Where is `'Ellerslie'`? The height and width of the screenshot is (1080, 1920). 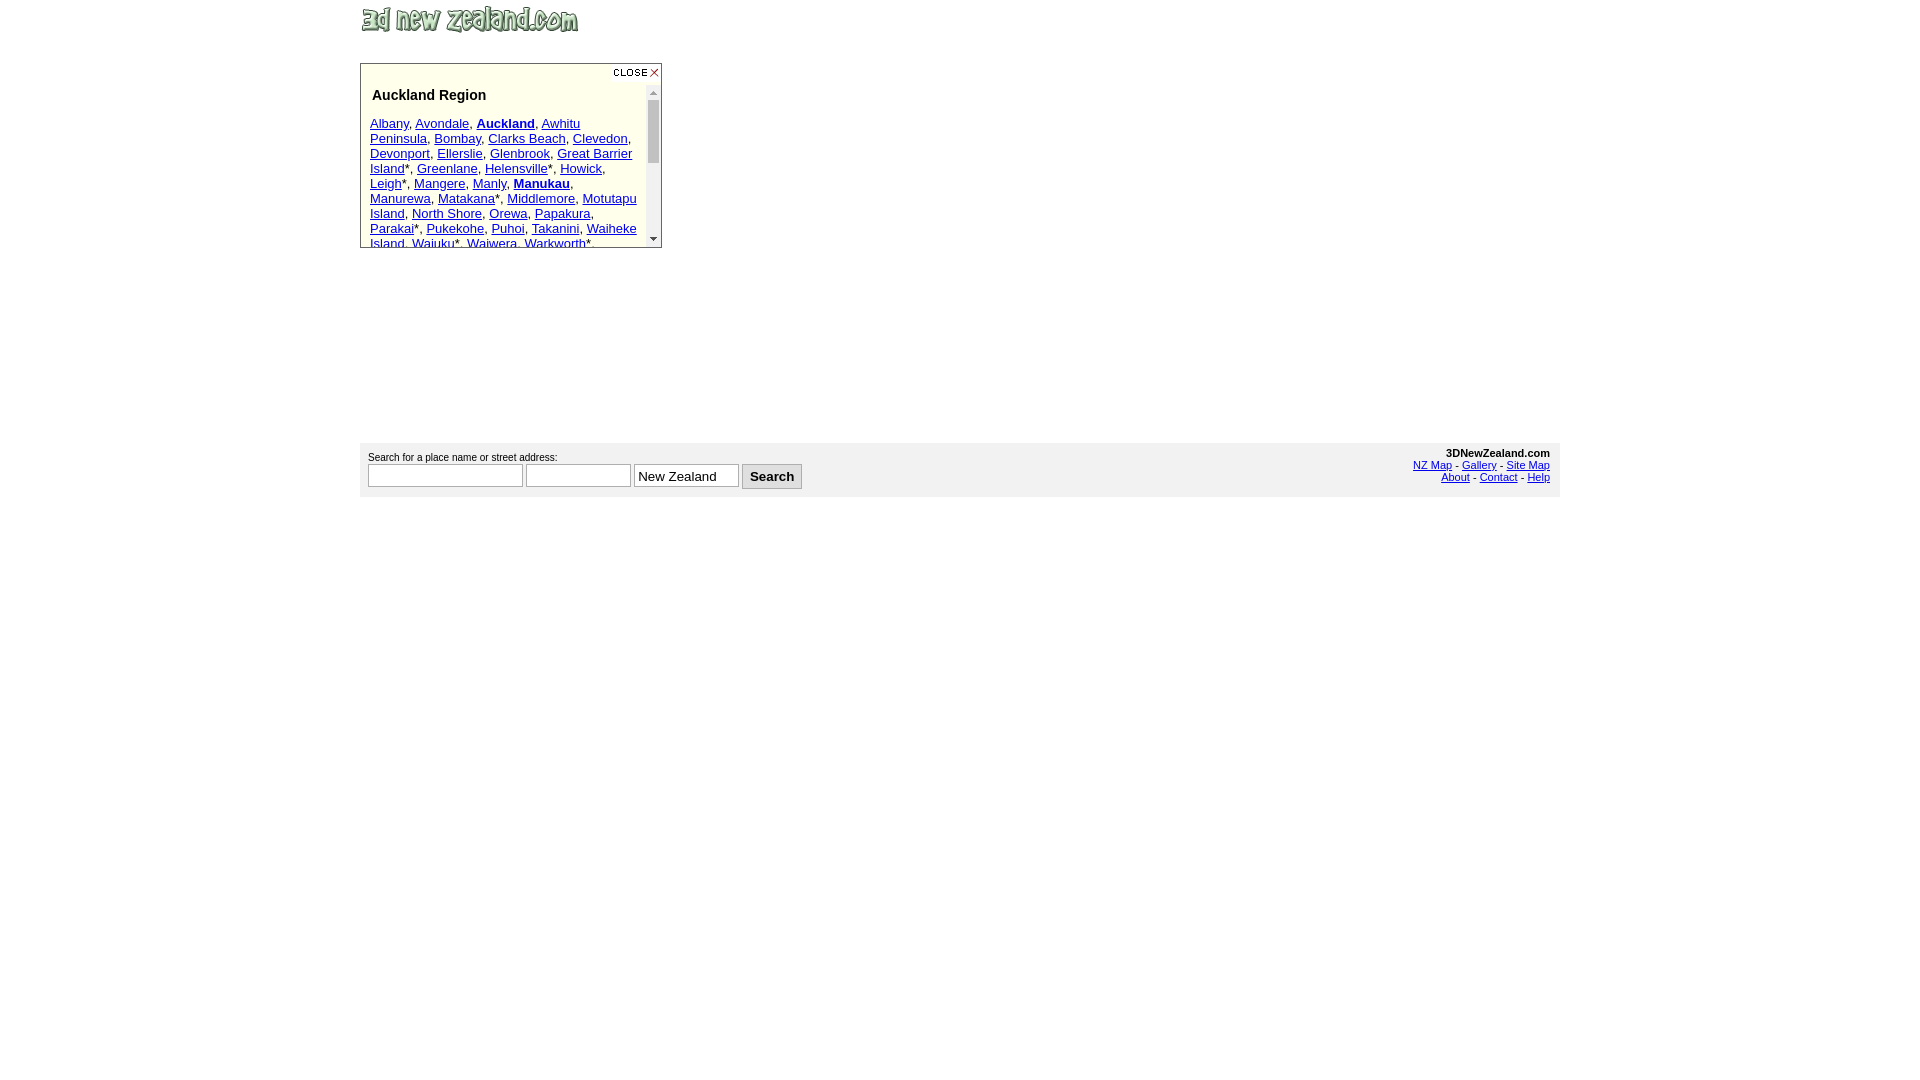 'Ellerslie' is located at coordinates (459, 152).